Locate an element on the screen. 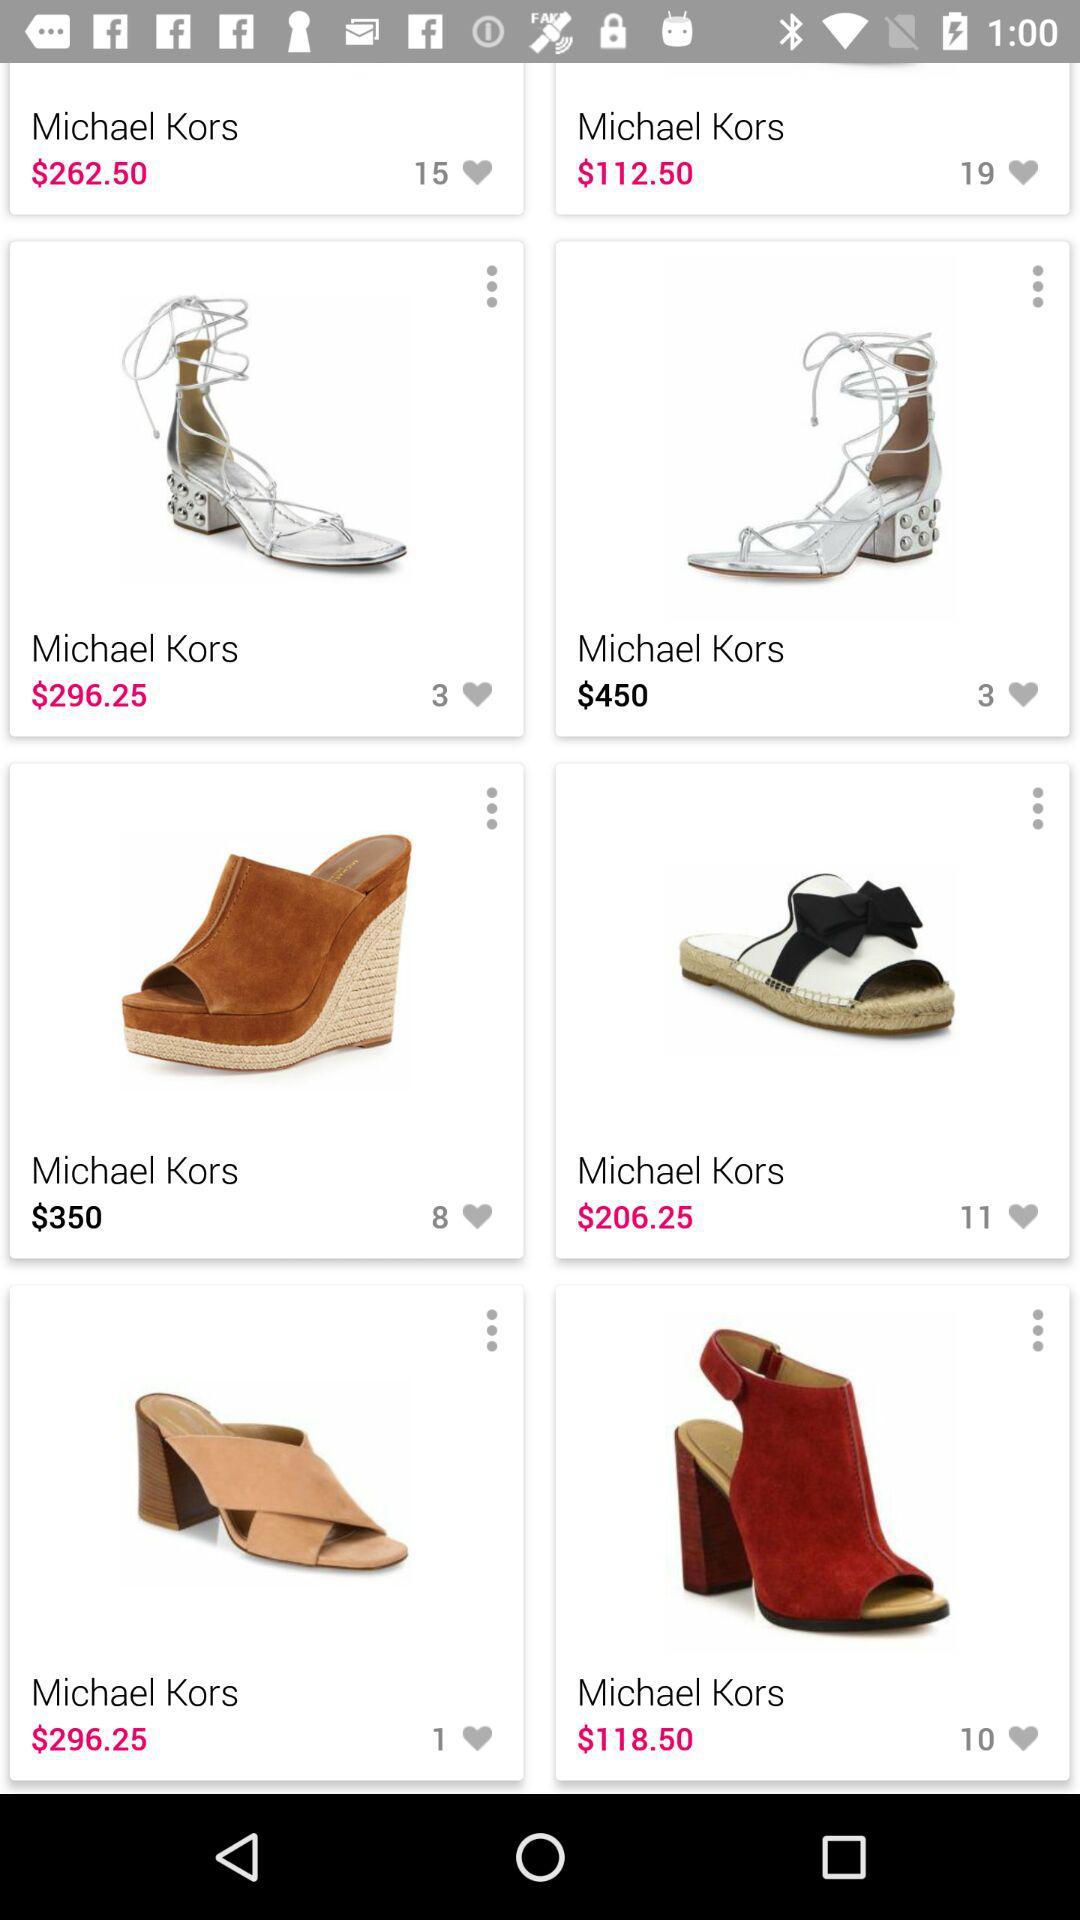  the number beside 20625 is located at coordinates (930, 1214).